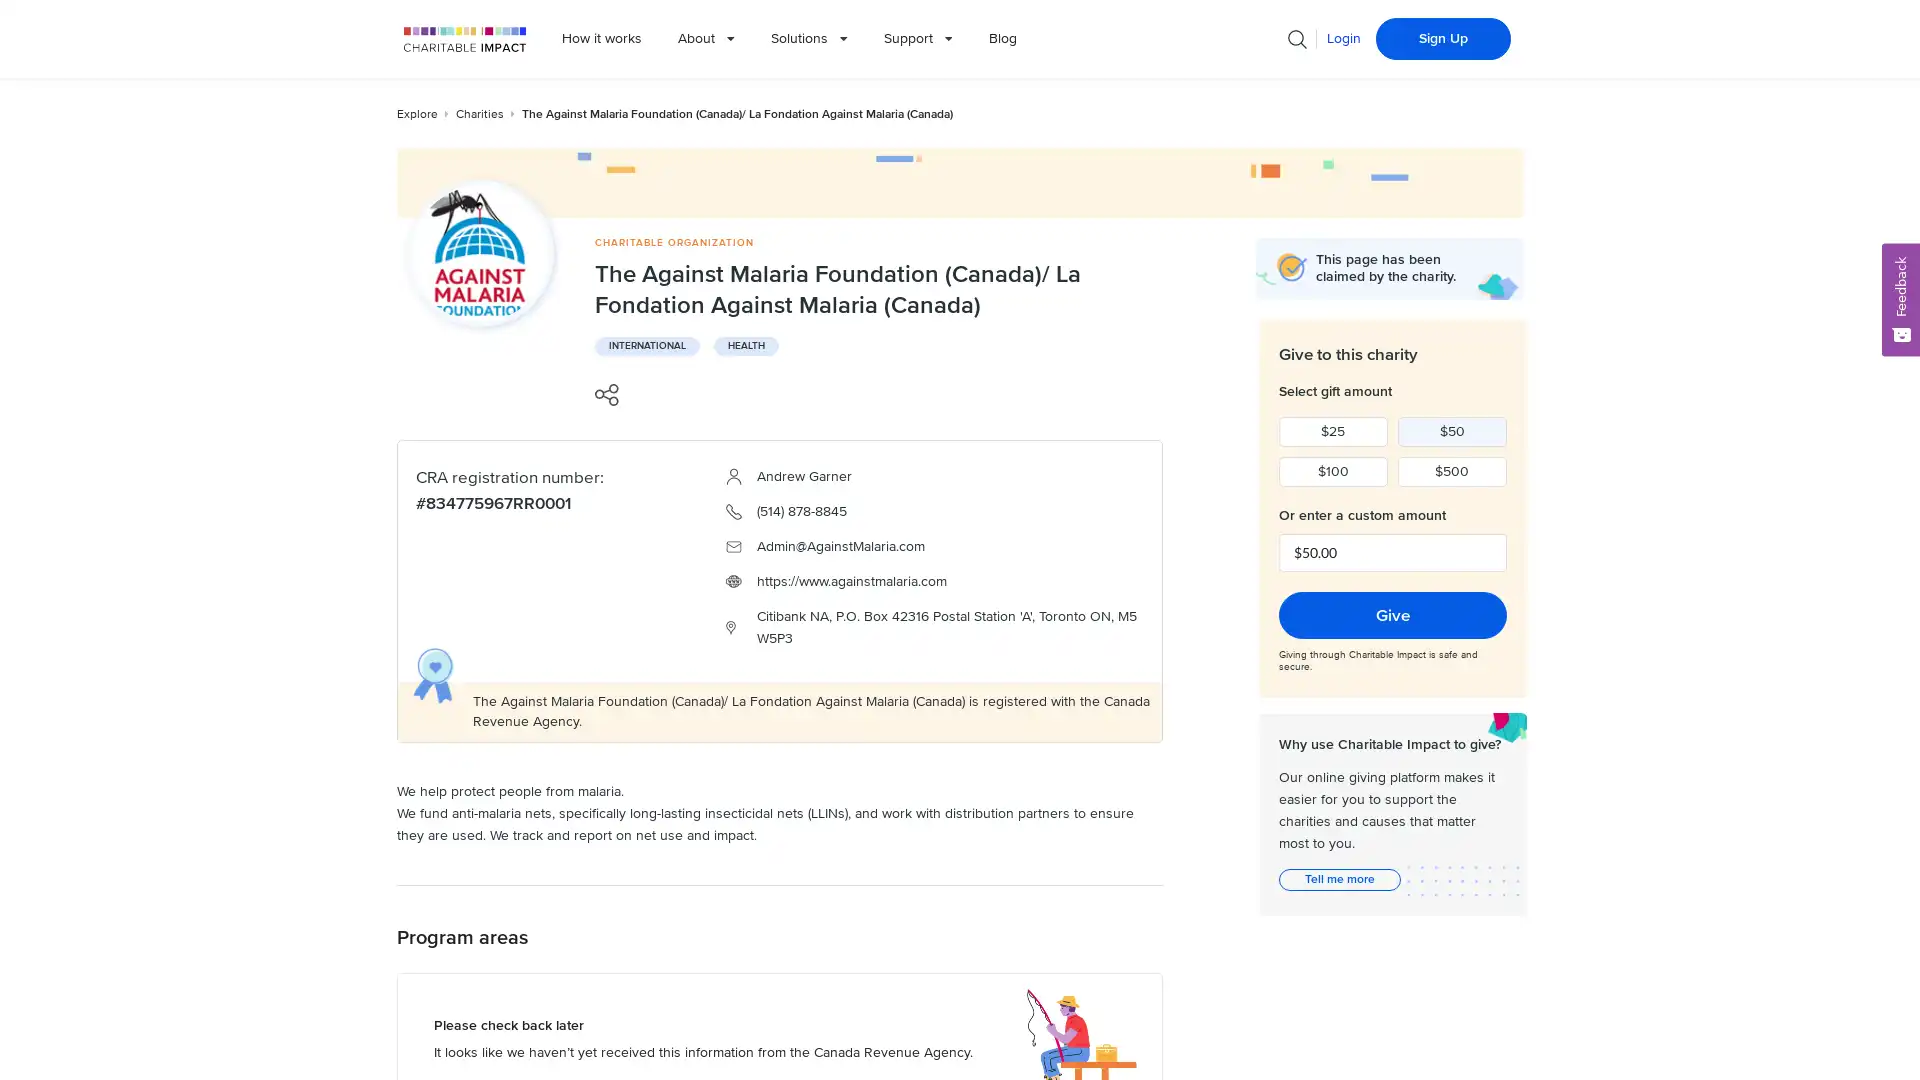  I want to click on $100, so click(1332, 470).